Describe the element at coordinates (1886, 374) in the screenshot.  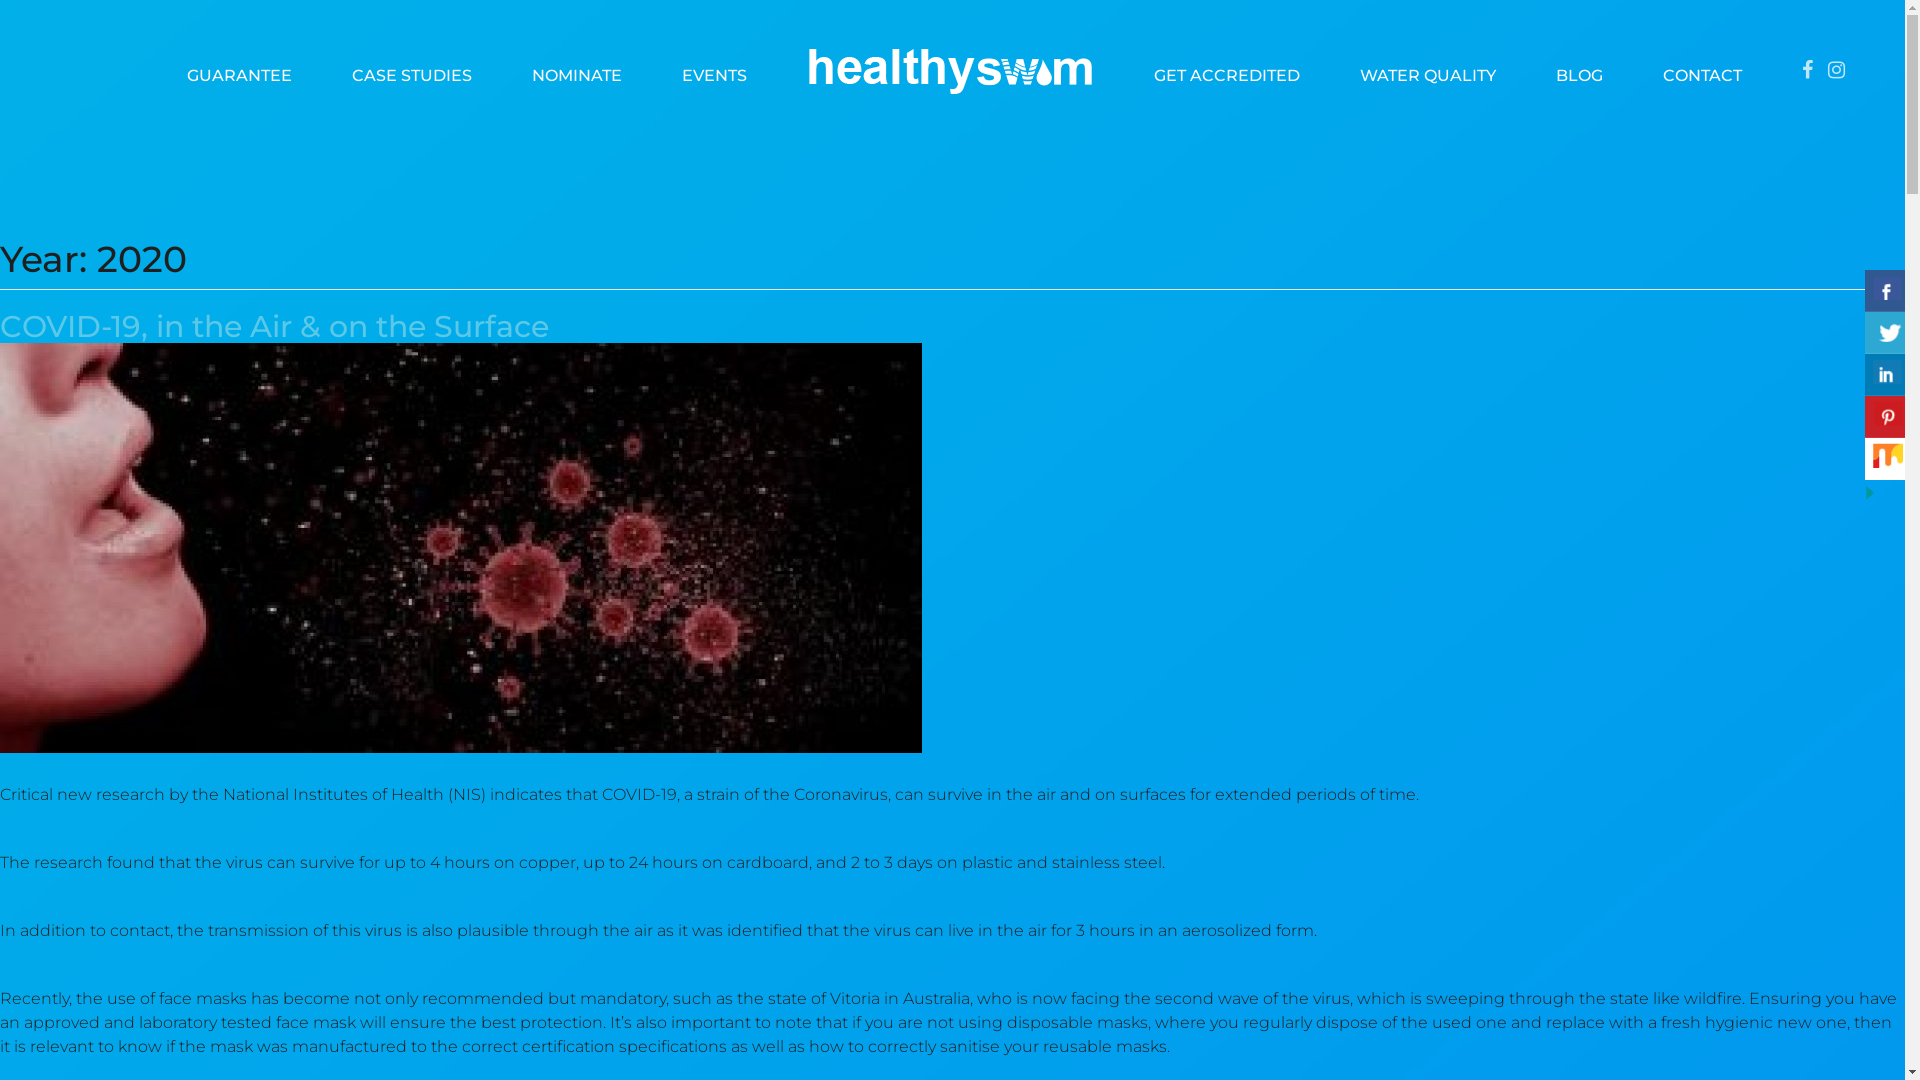
I see `'Share On Linkedin'` at that location.